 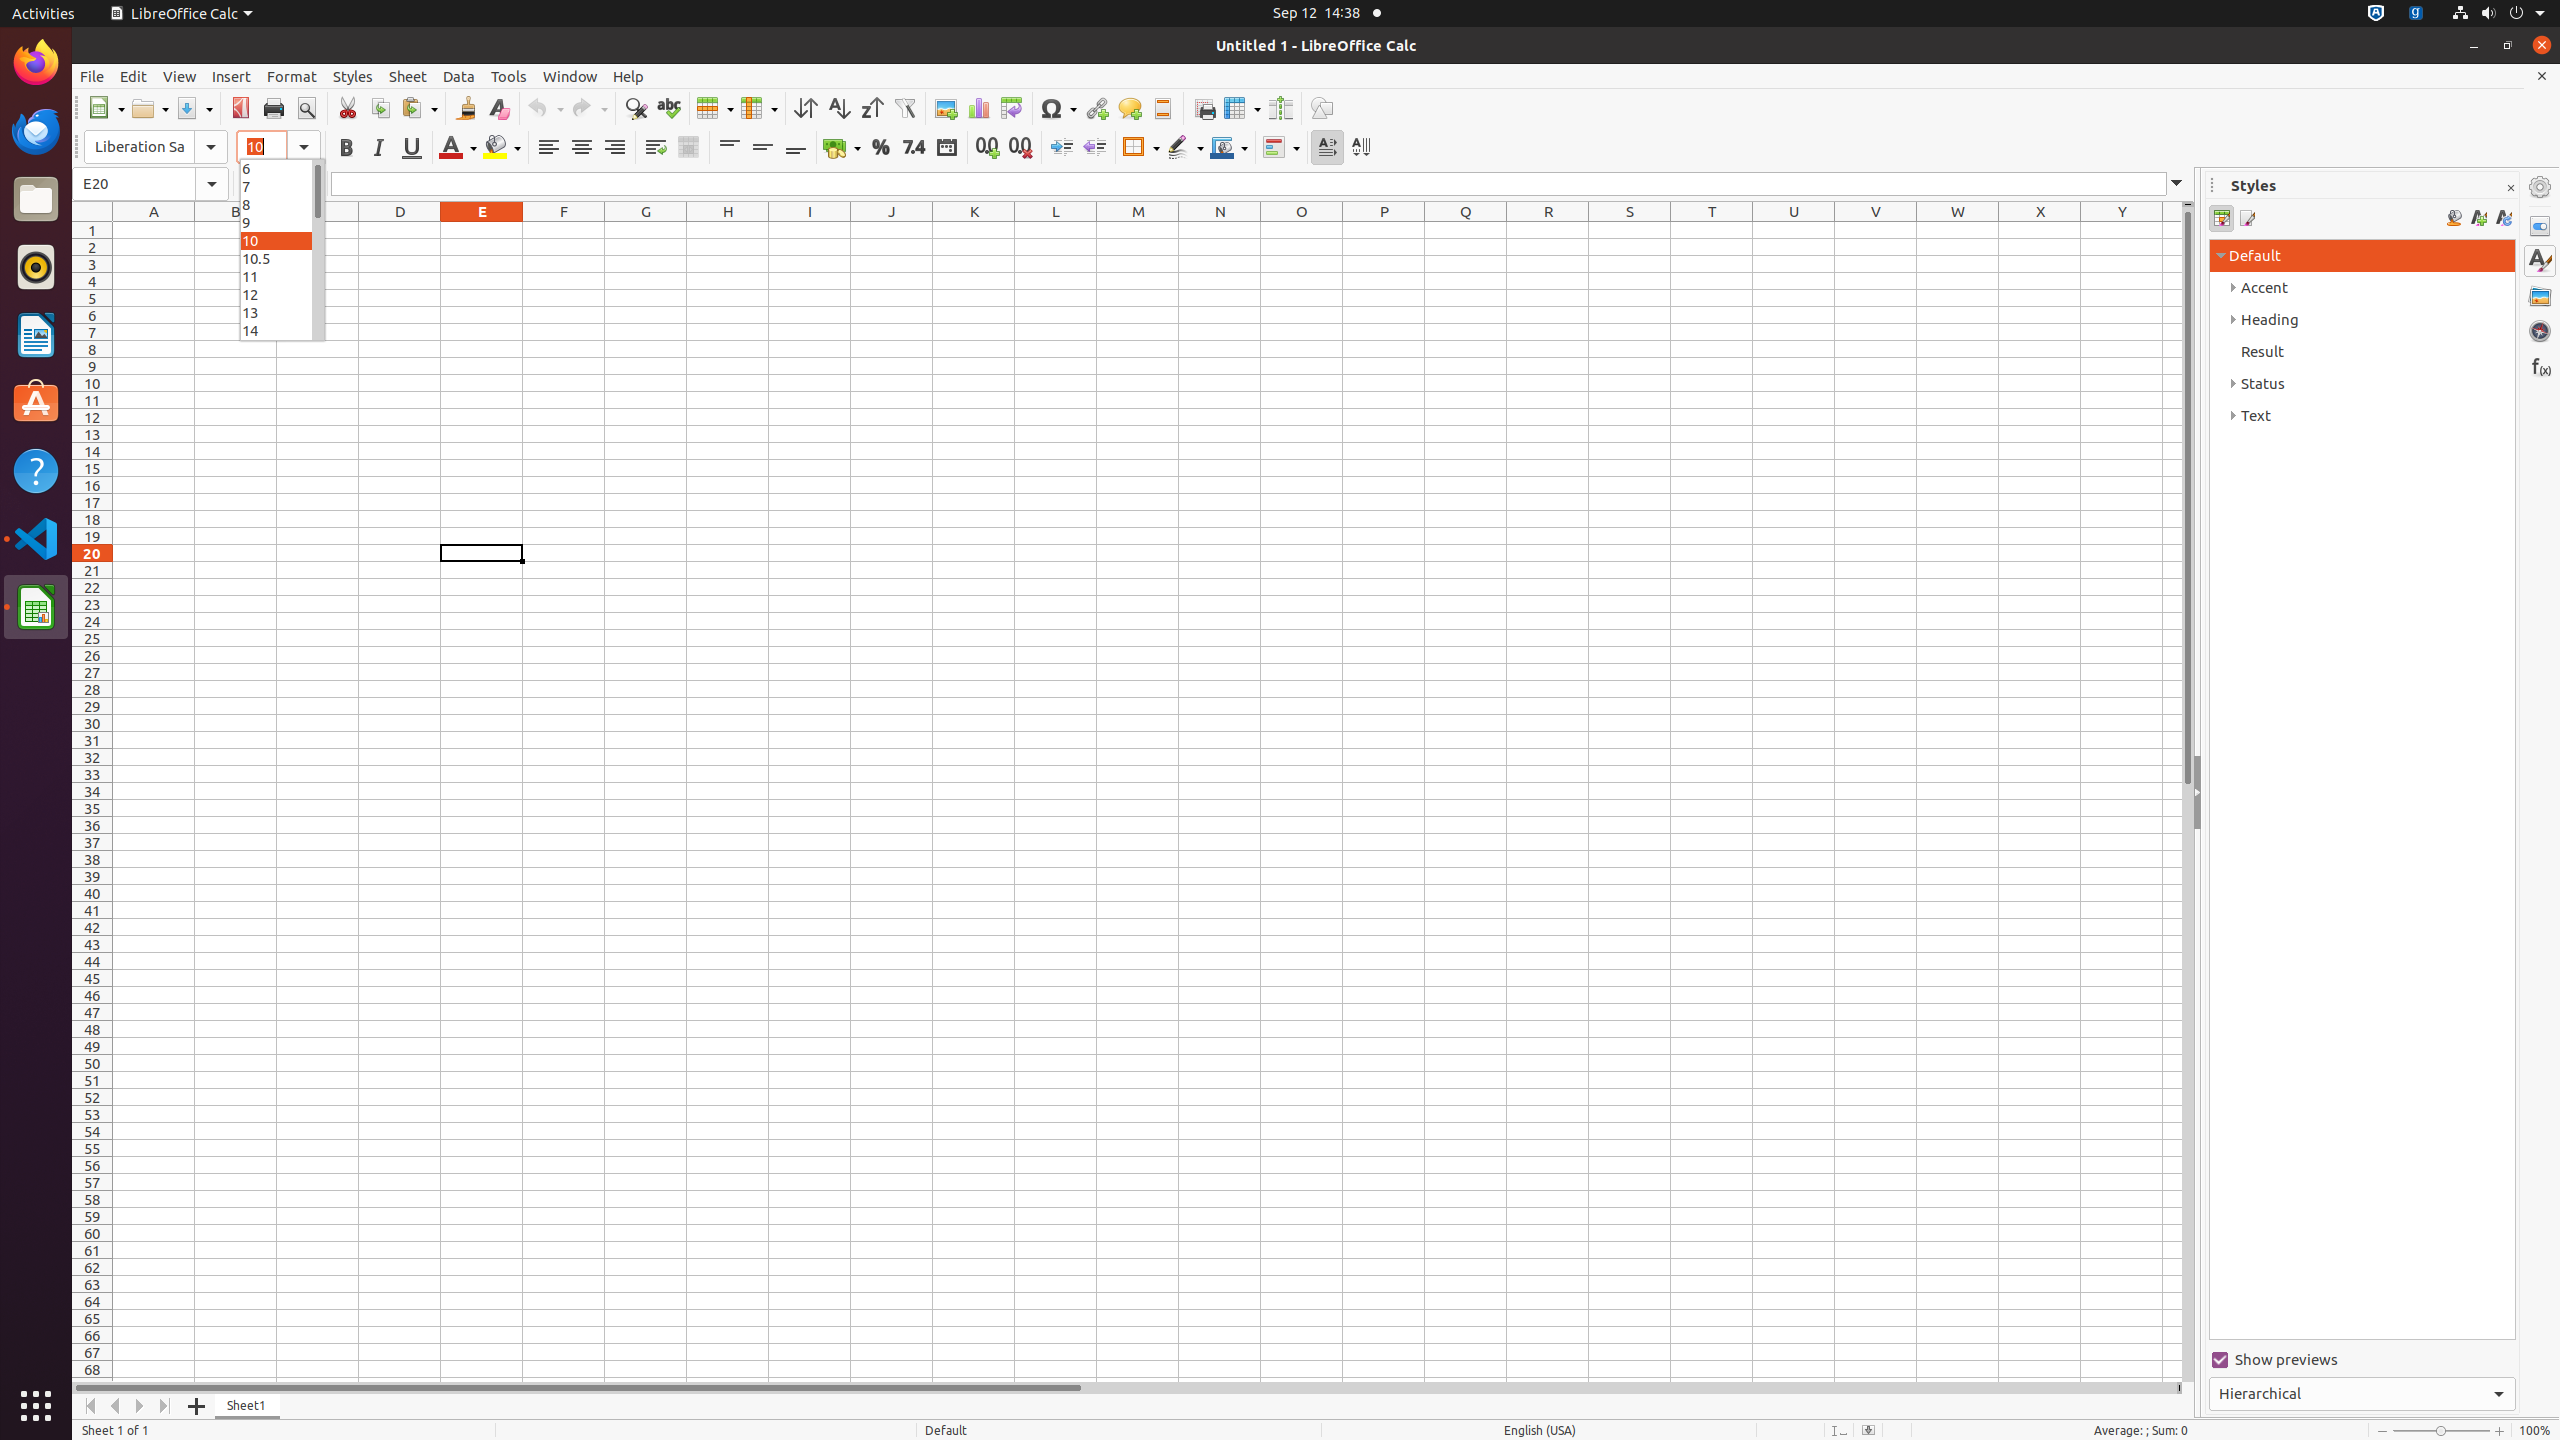 I want to click on 'Open', so click(x=150, y=107).